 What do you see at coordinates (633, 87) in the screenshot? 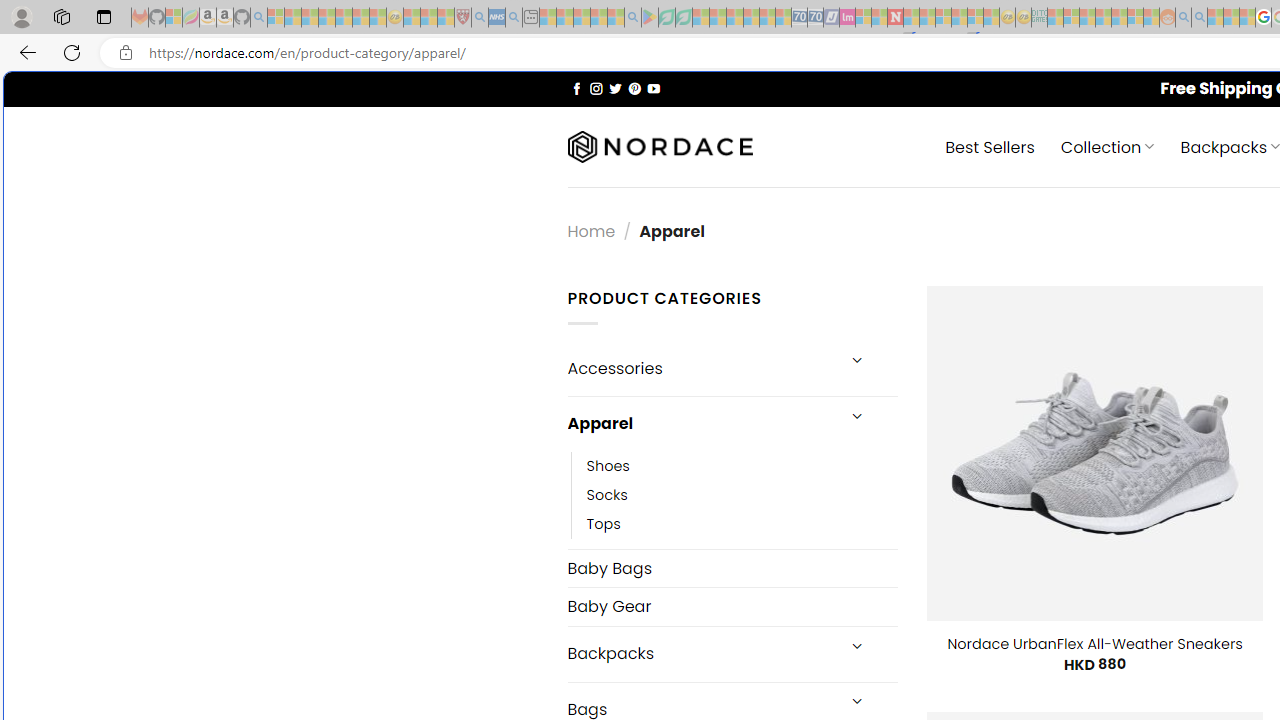
I see `'Follow on Pinterest'` at bounding box center [633, 87].